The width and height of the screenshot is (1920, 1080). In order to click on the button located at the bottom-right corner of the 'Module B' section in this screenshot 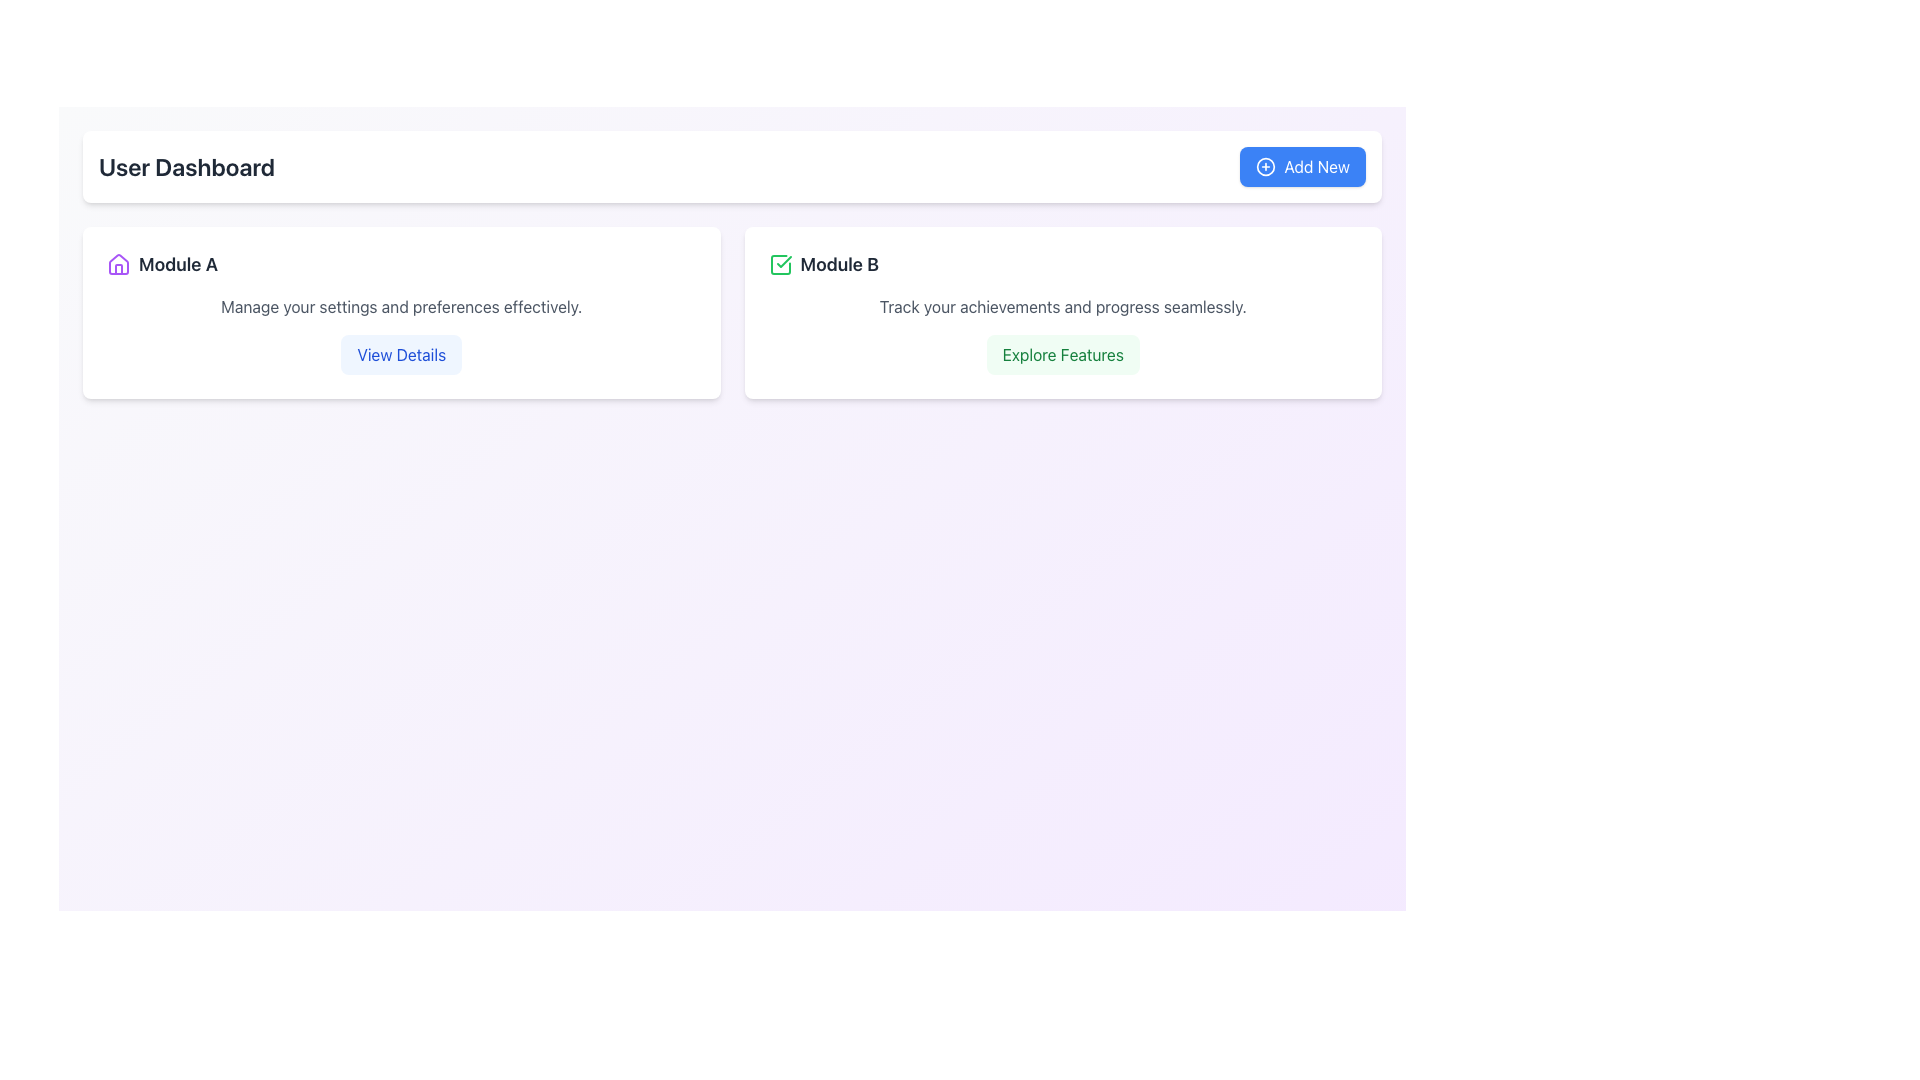, I will do `click(1062, 353)`.